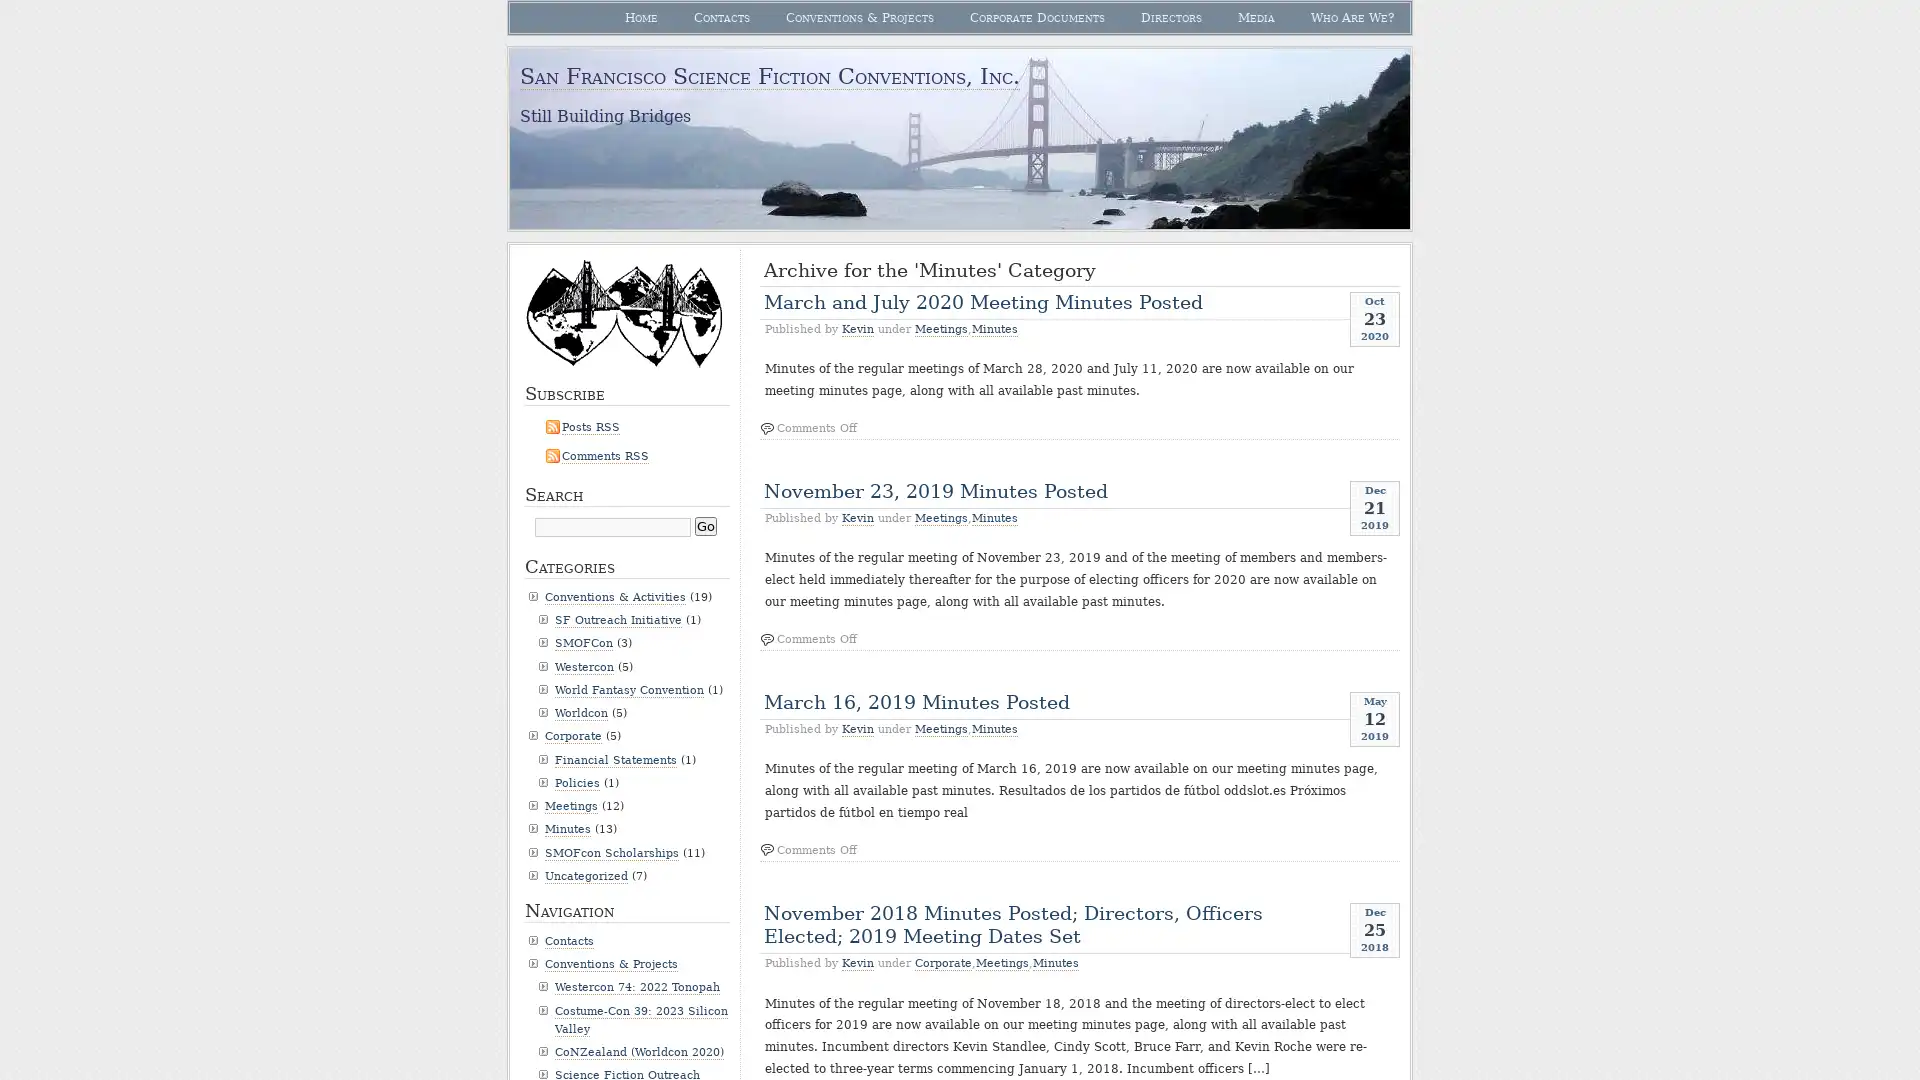 This screenshot has width=1920, height=1080. I want to click on Go, so click(705, 524).